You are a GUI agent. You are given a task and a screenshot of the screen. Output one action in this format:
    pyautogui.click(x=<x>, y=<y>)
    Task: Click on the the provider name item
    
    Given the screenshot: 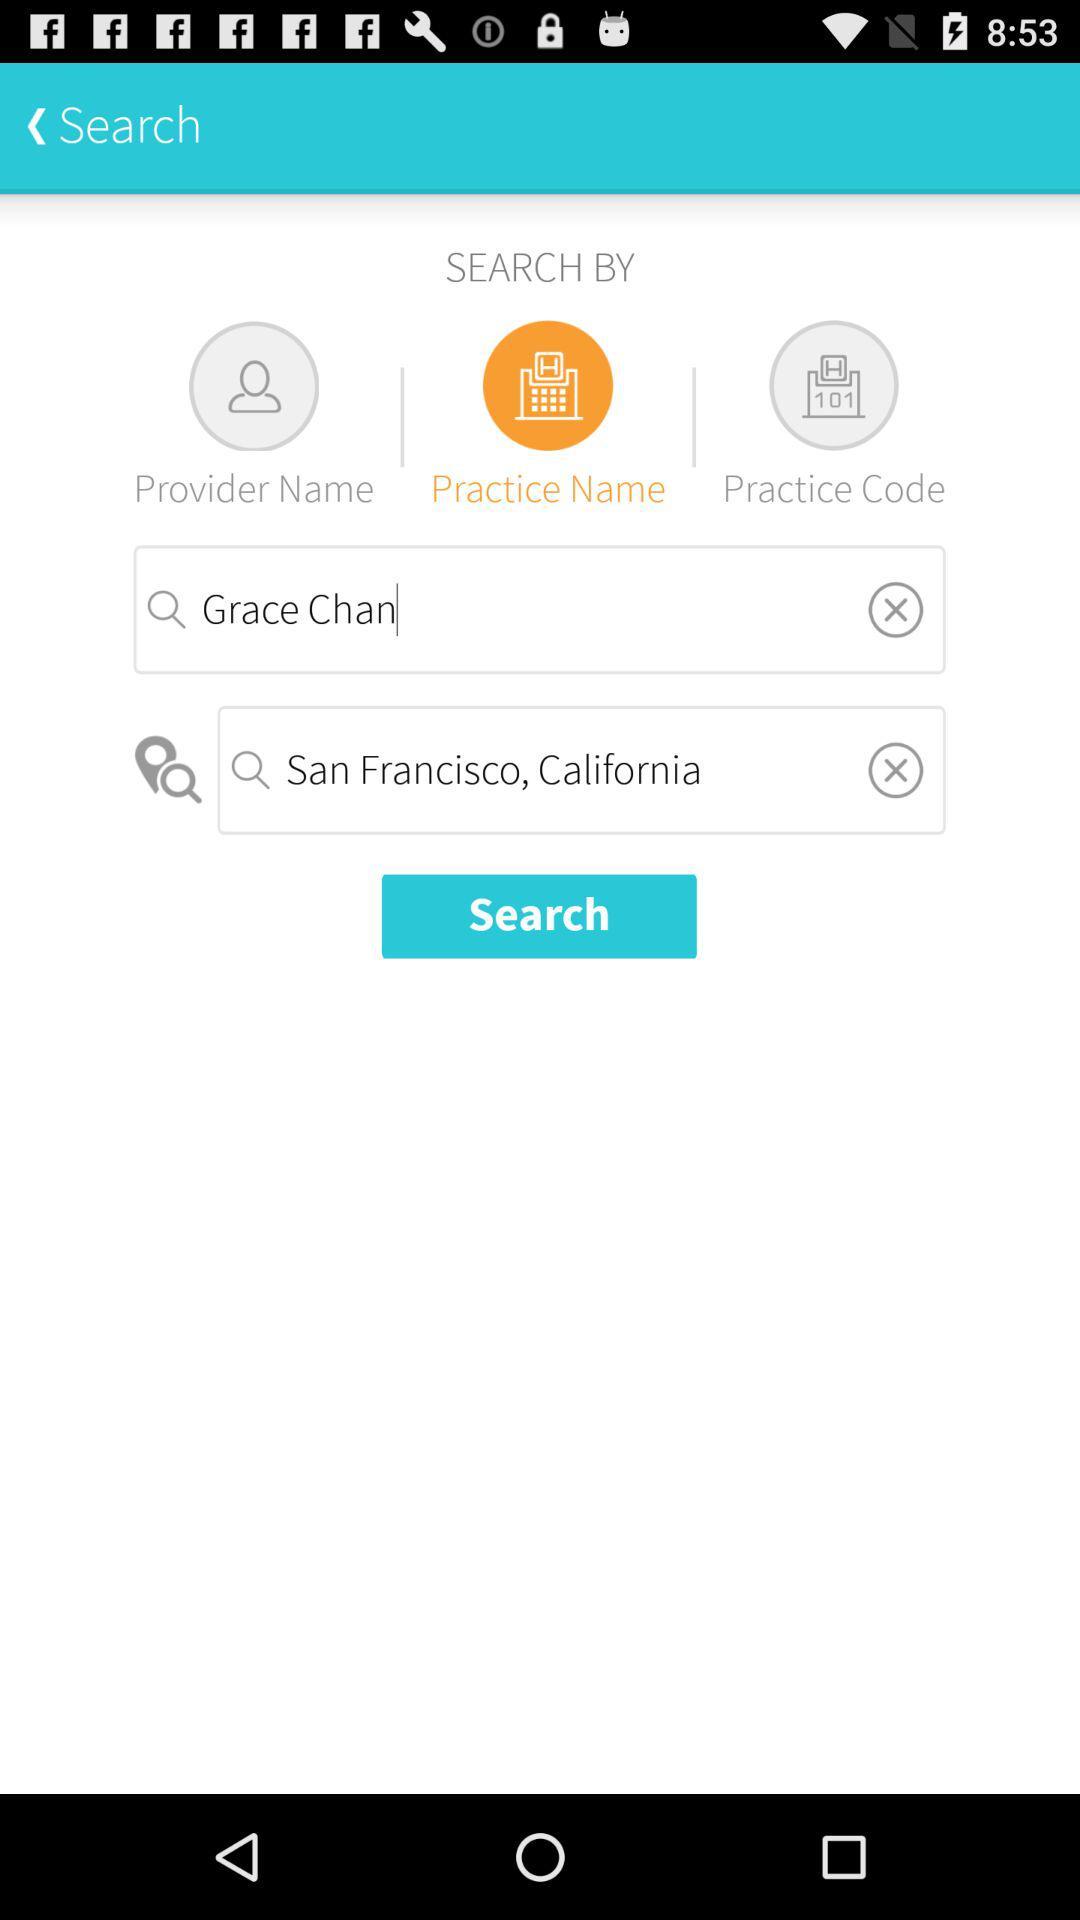 What is the action you would take?
    pyautogui.click(x=252, y=416)
    